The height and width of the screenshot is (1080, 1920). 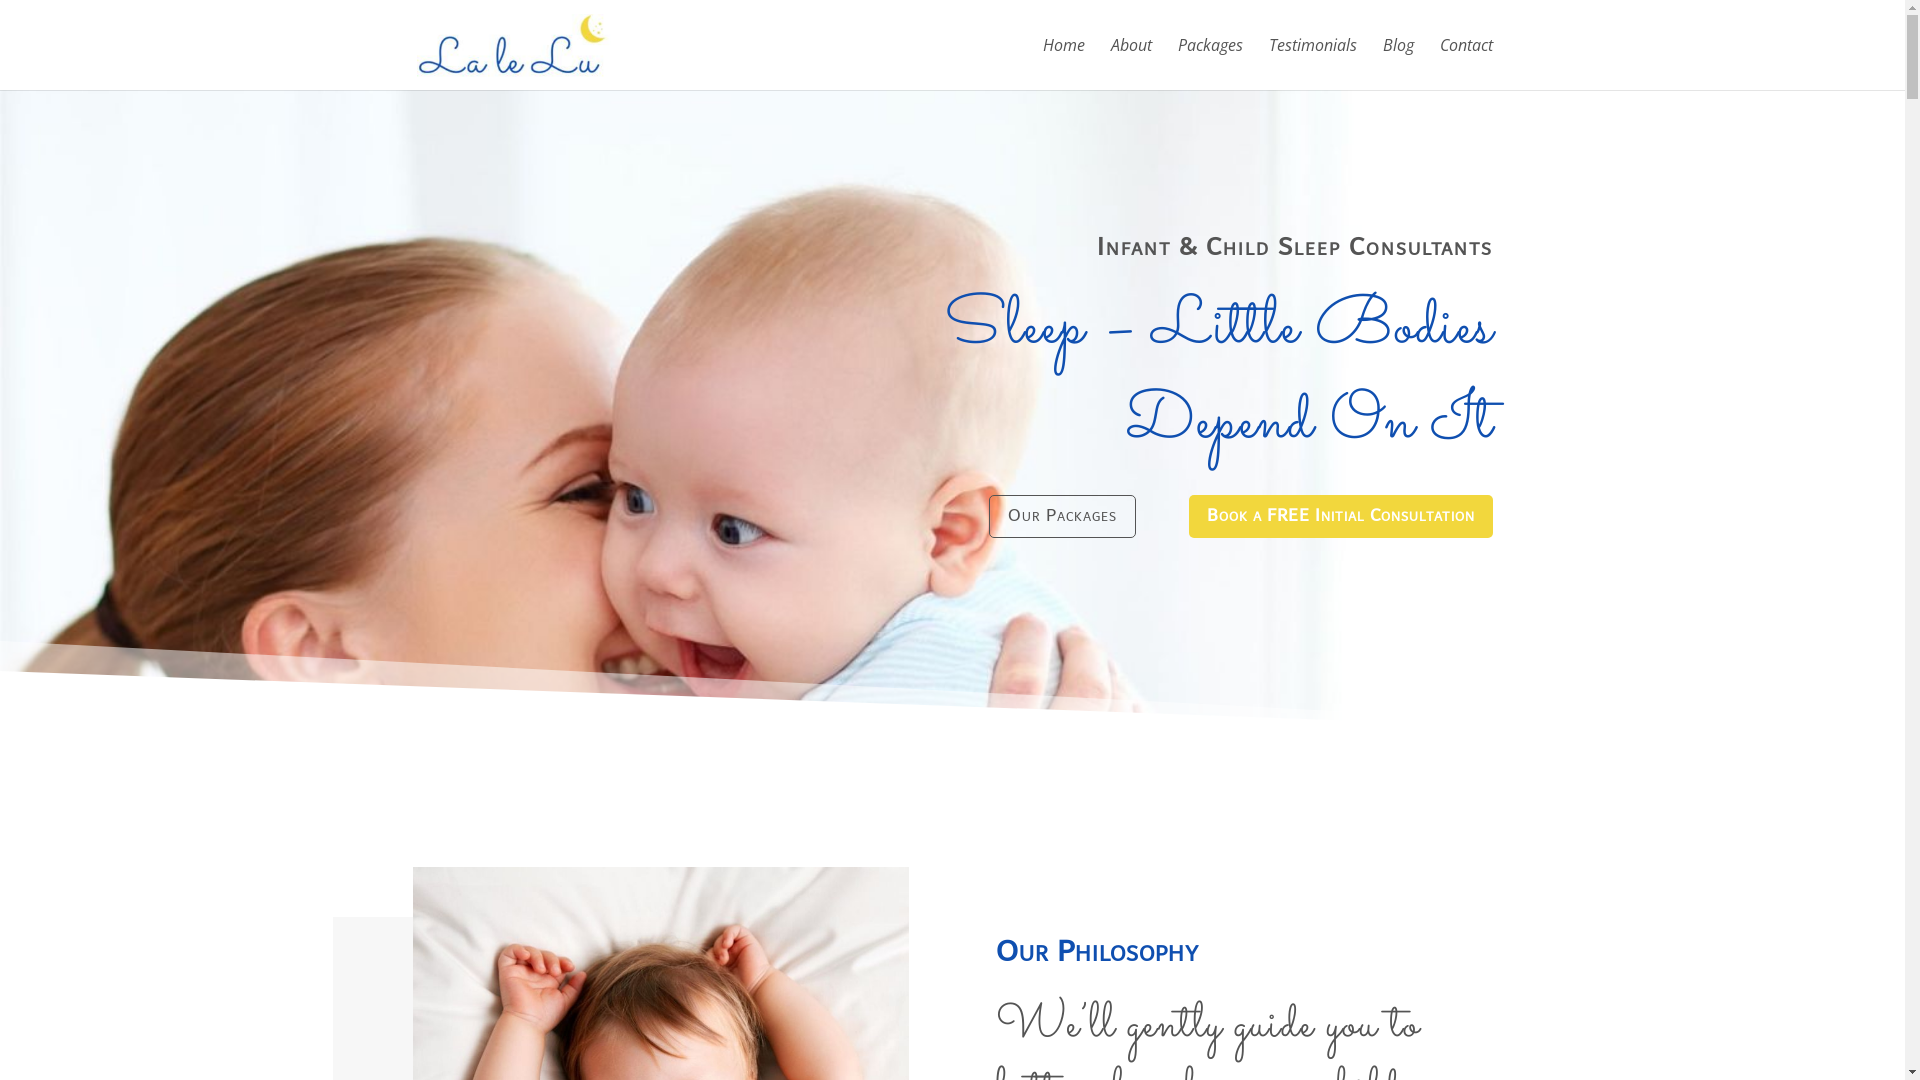 I want to click on 'Book a FREE Initial Consultation', so click(x=1339, y=515).